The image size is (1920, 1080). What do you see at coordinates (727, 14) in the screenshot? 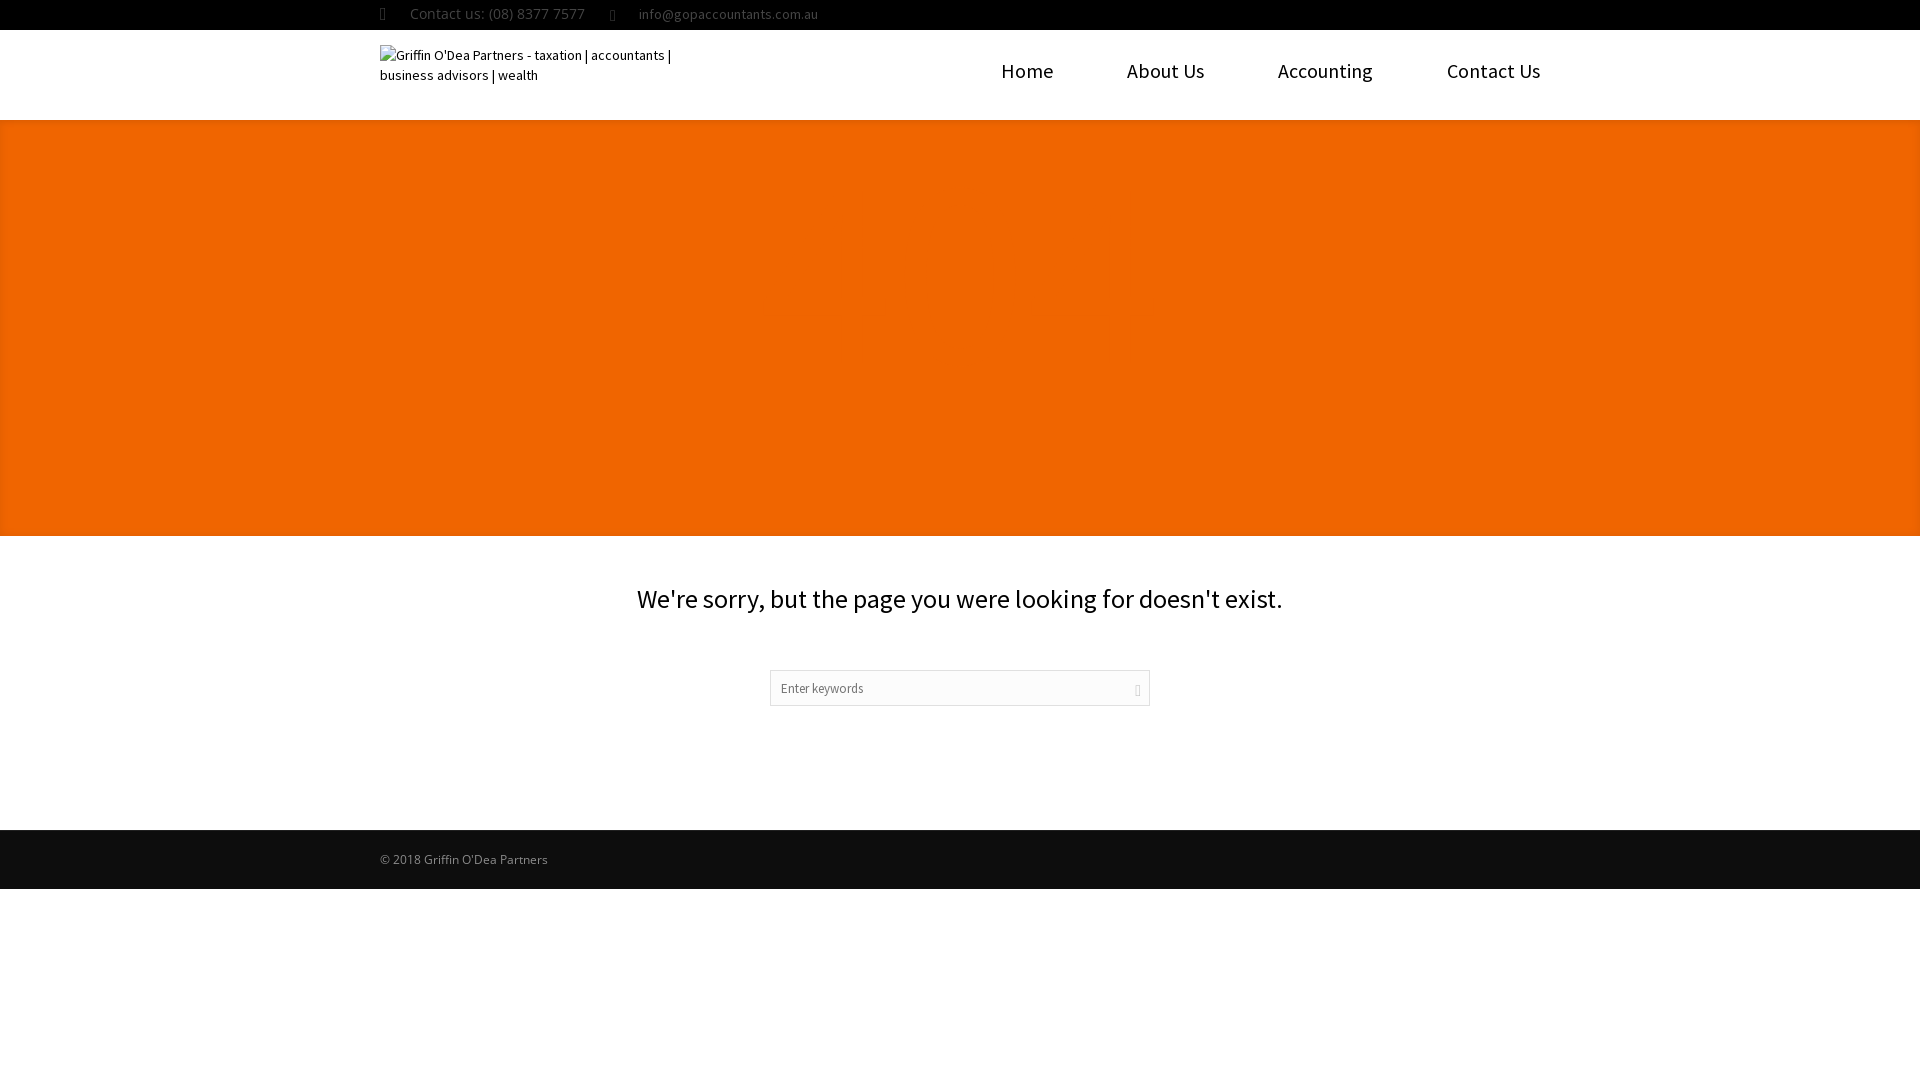
I see `'info@gopaccountants.com.au'` at bounding box center [727, 14].